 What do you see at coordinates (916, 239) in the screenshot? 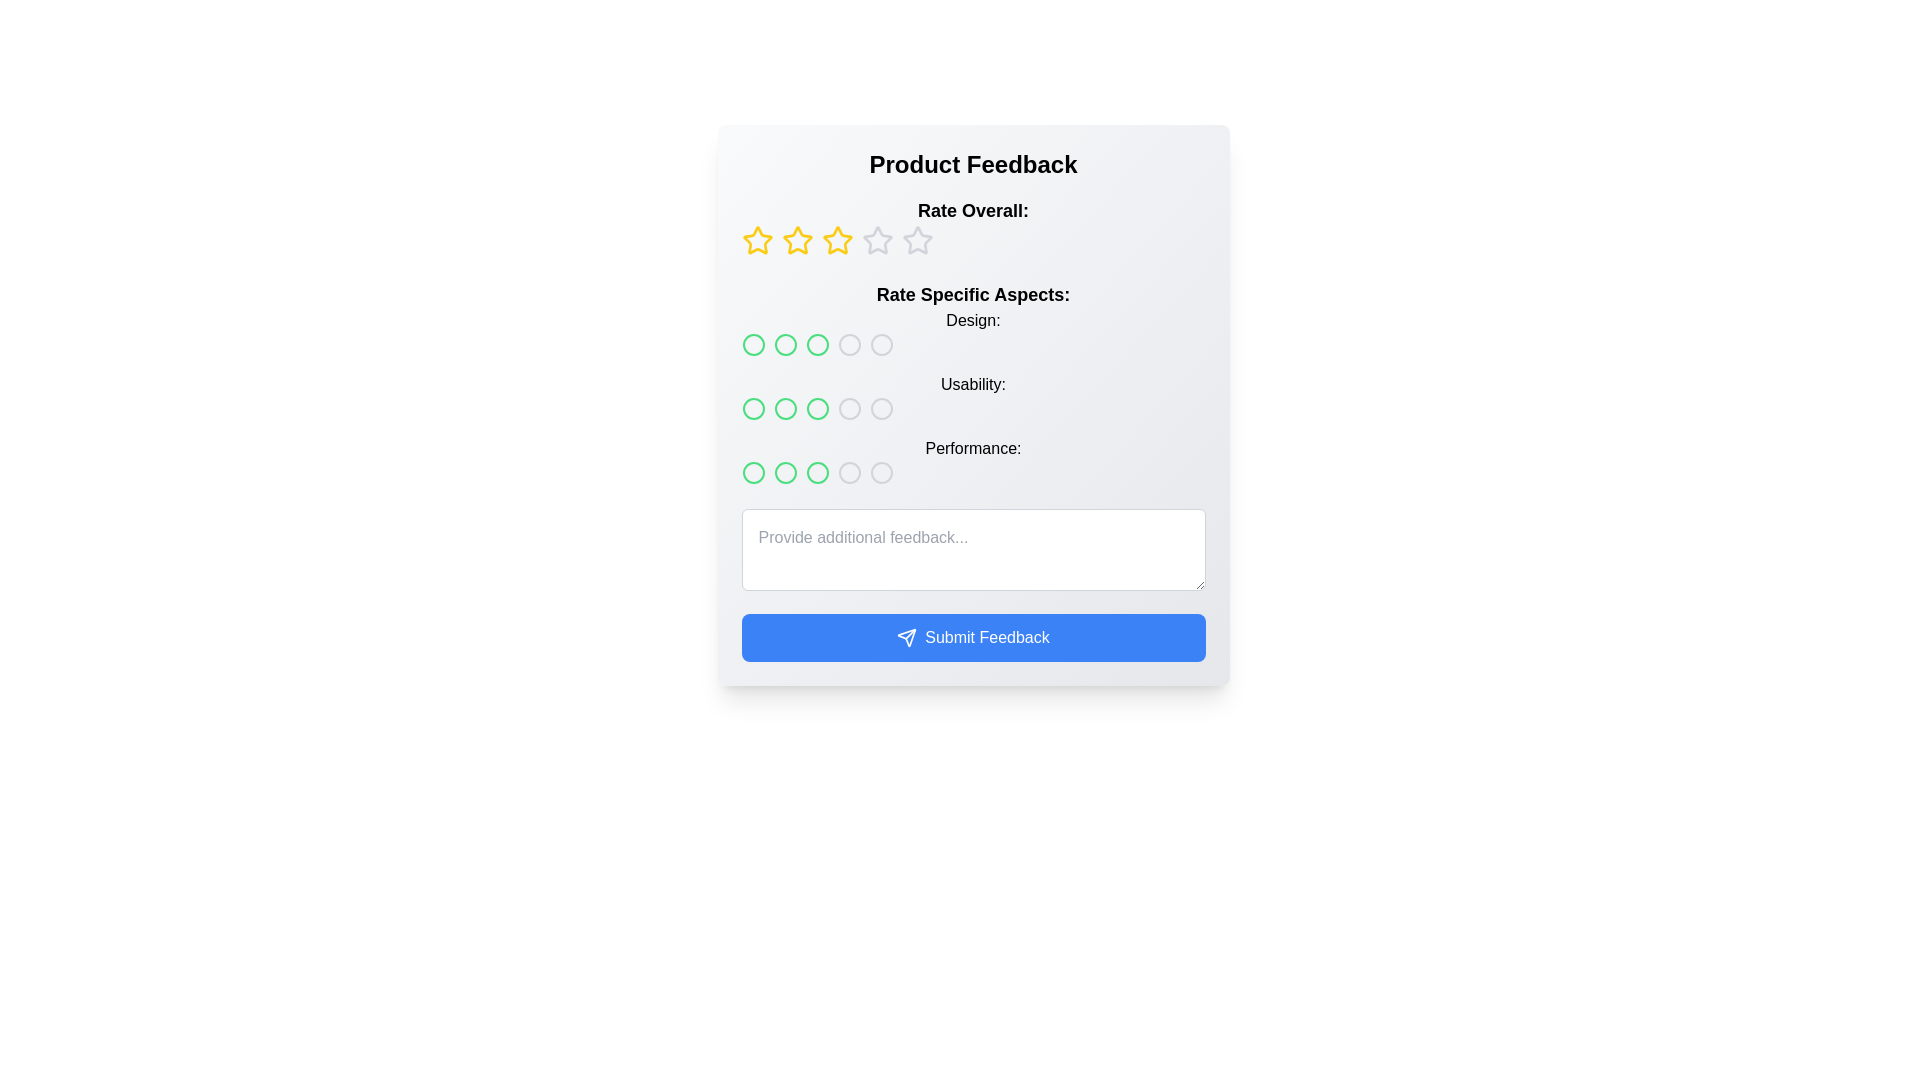
I see `the fourth star icon in the star rating interface` at bounding box center [916, 239].